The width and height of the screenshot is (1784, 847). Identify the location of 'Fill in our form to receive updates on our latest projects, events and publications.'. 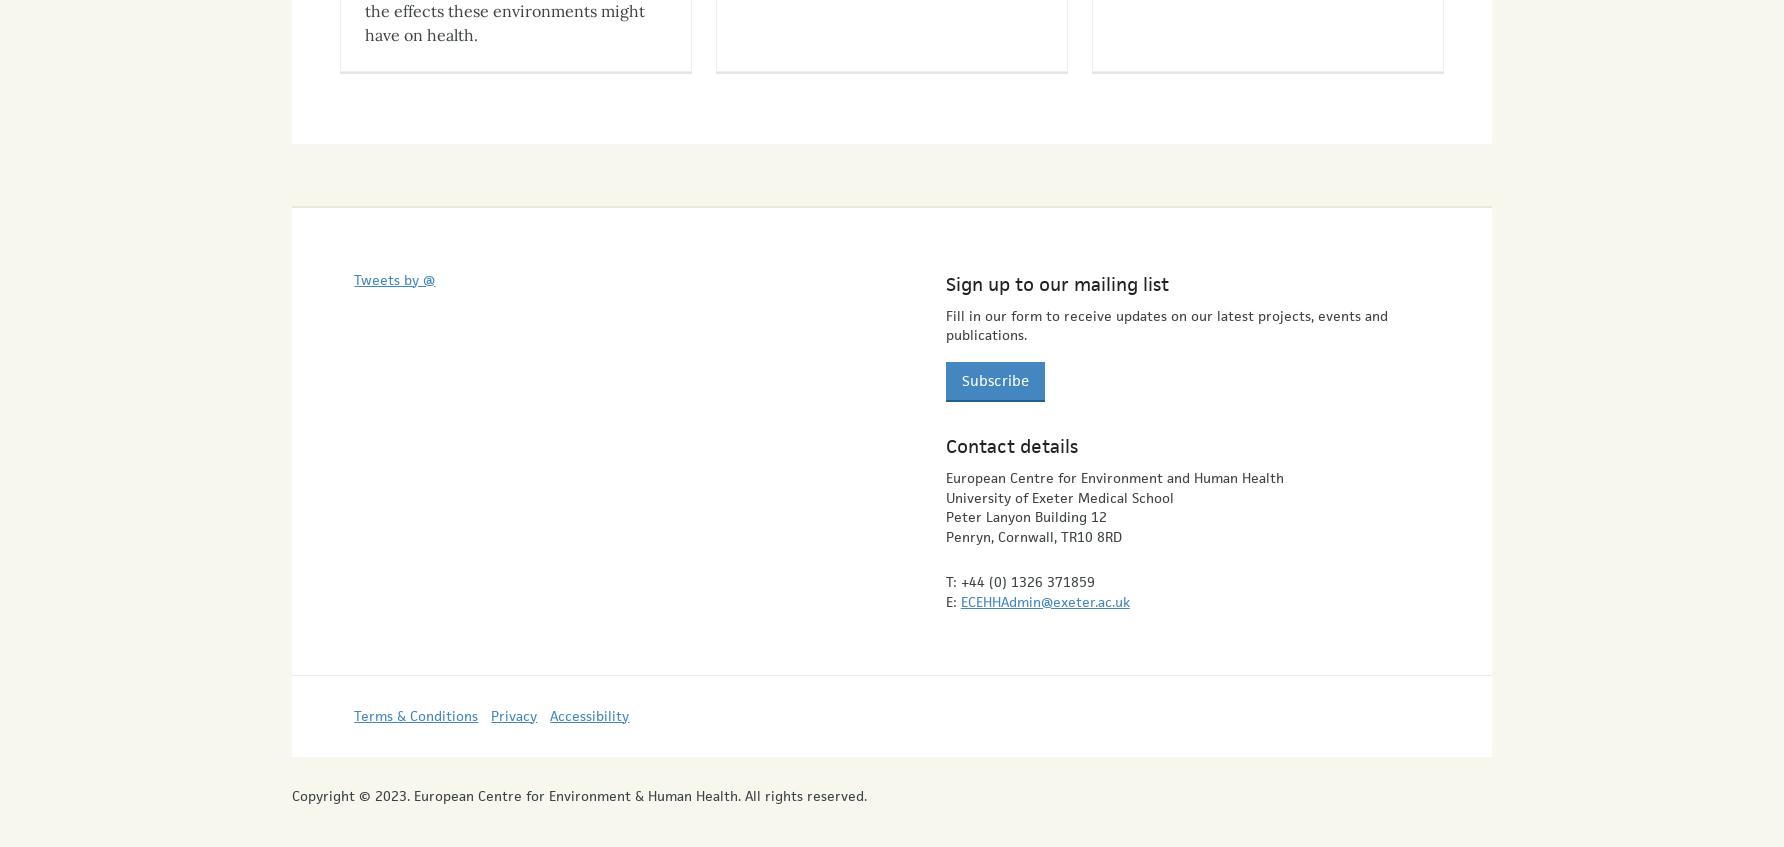
(1166, 307).